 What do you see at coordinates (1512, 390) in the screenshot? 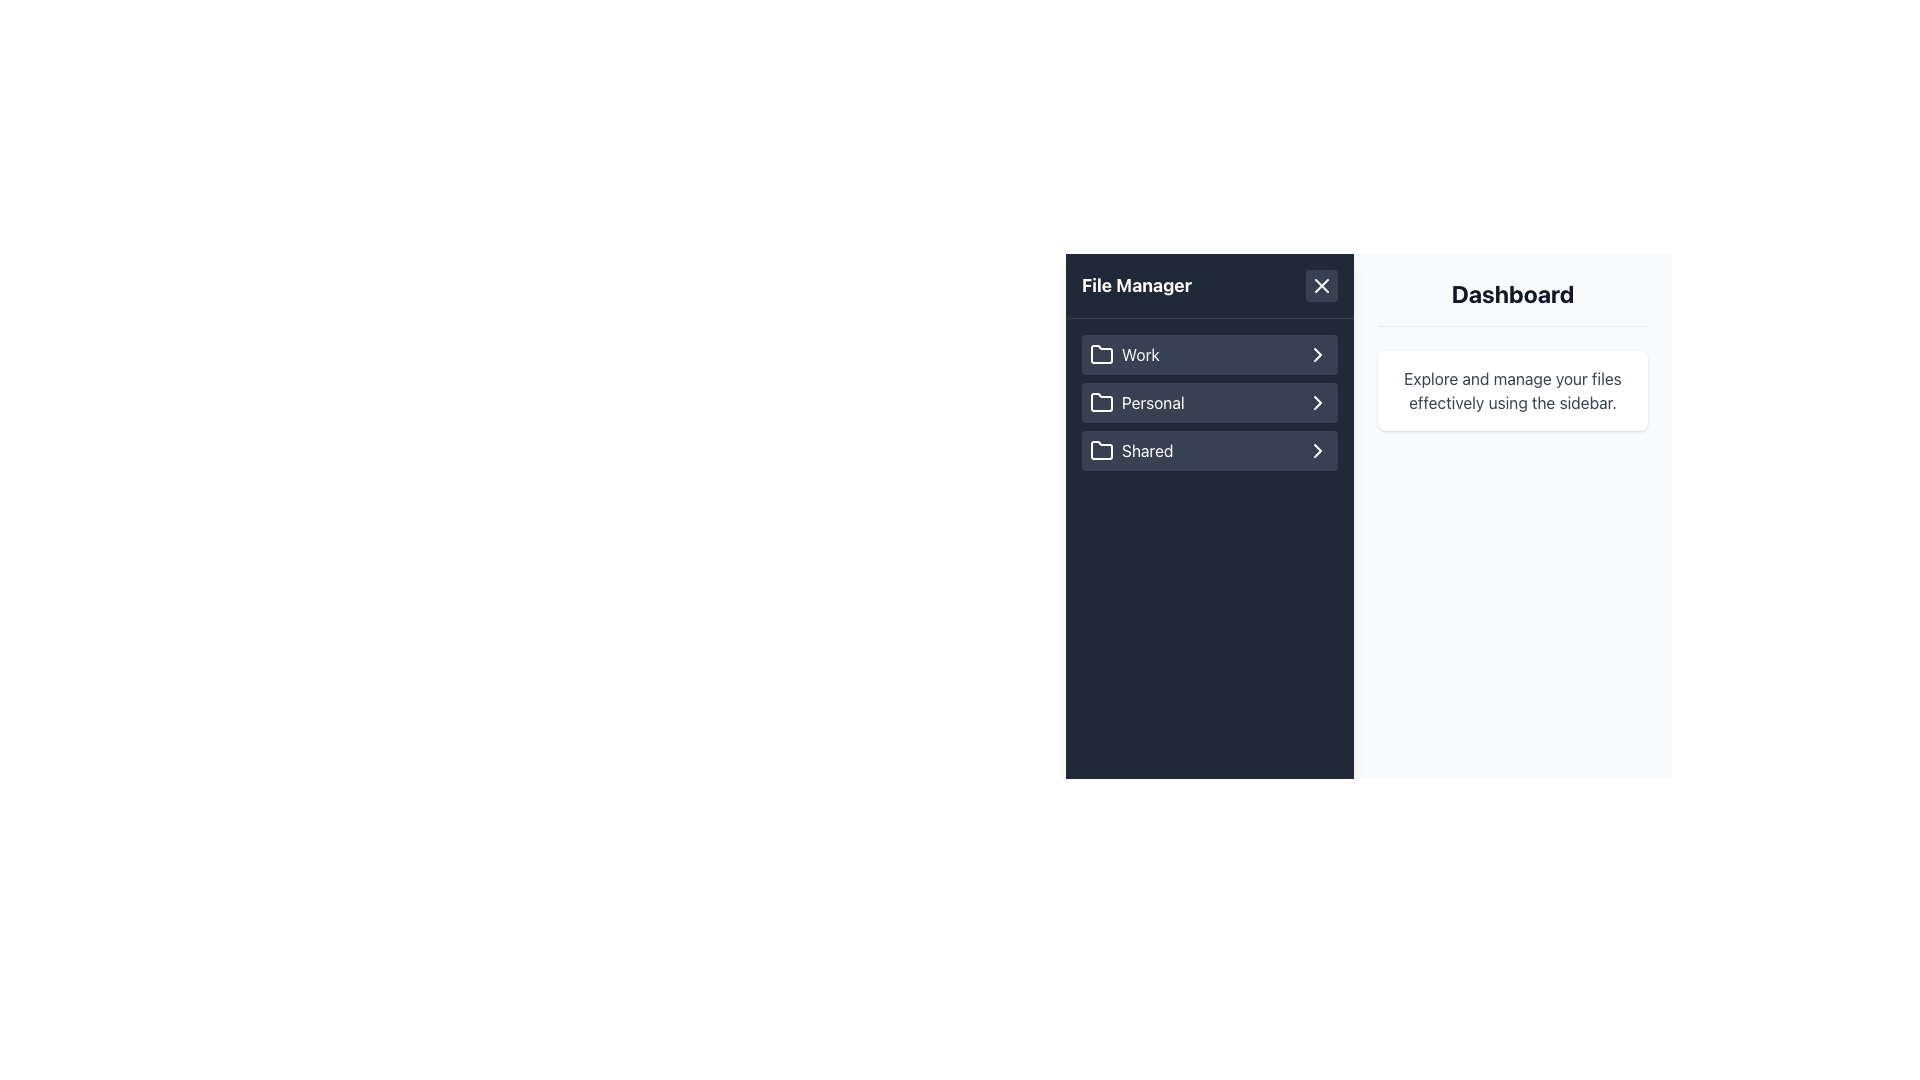
I see `the informational text label in the right section of the interface, located below the 'Dashboard' title and next to the 'File Manager' sidebar` at bounding box center [1512, 390].